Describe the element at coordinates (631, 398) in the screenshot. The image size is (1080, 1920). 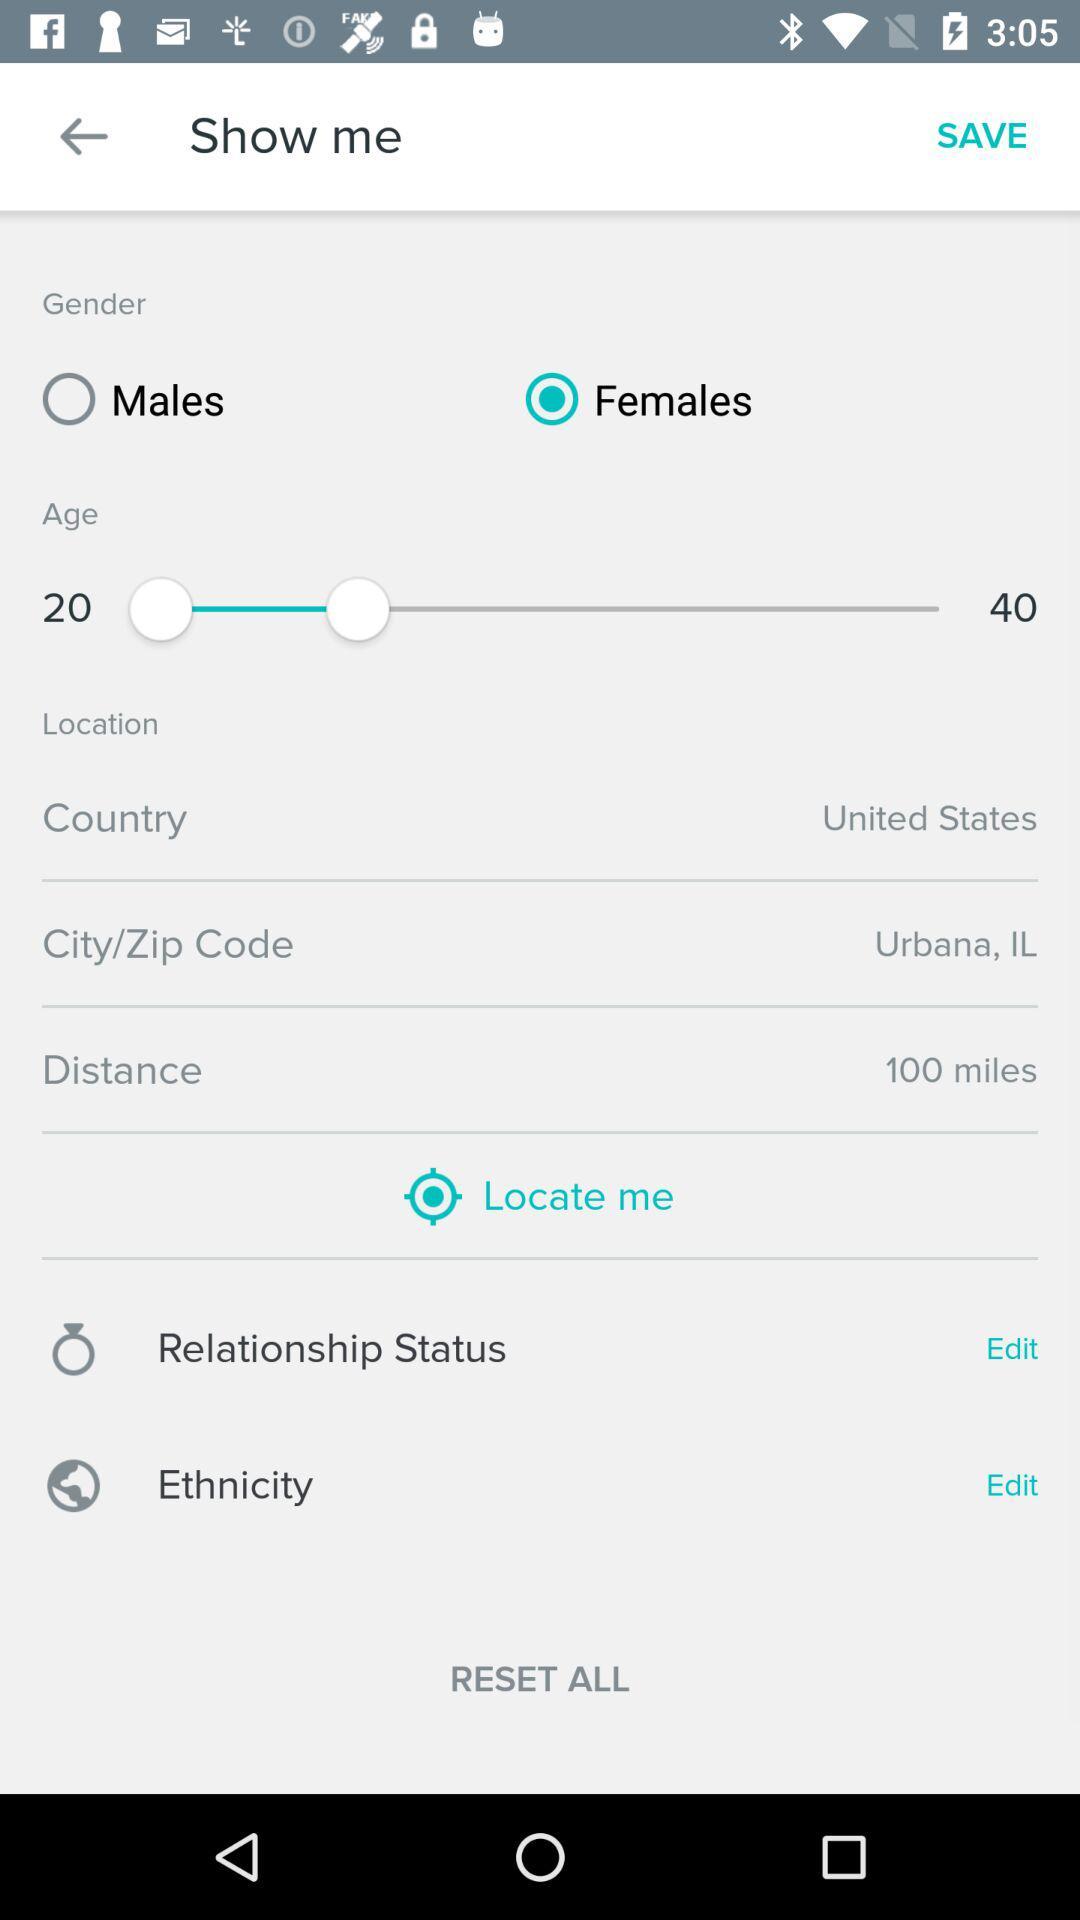
I see `icon above the age item` at that location.